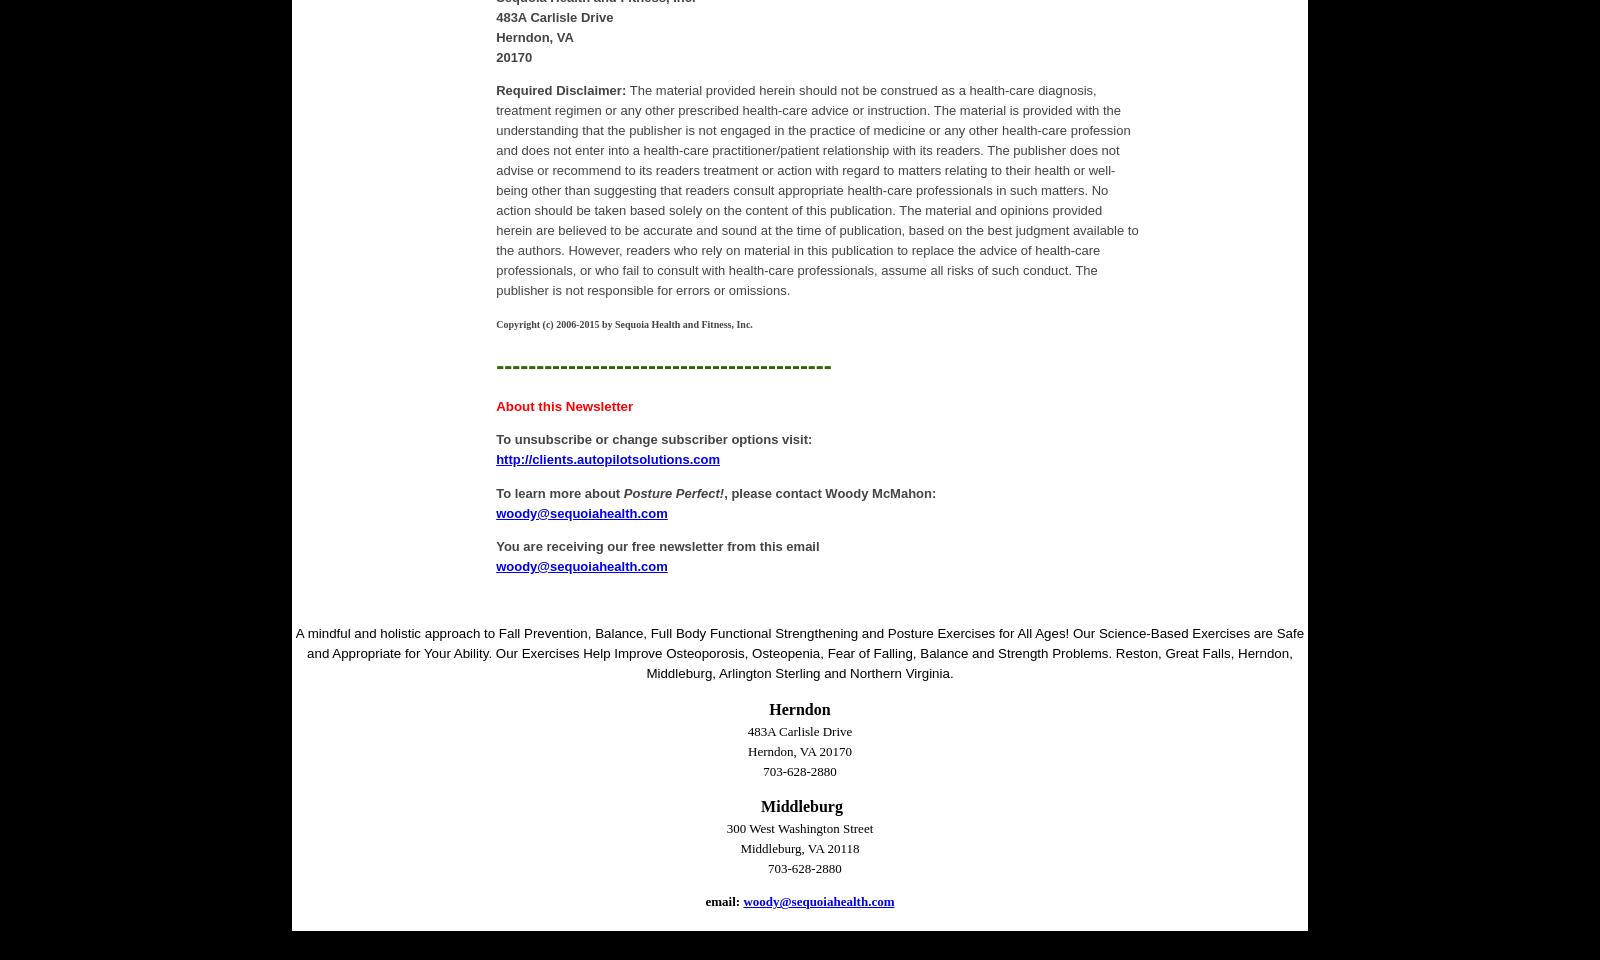  What do you see at coordinates (704, 901) in the screenshot?
I see `'email:'` at bounding box center [704, 901].